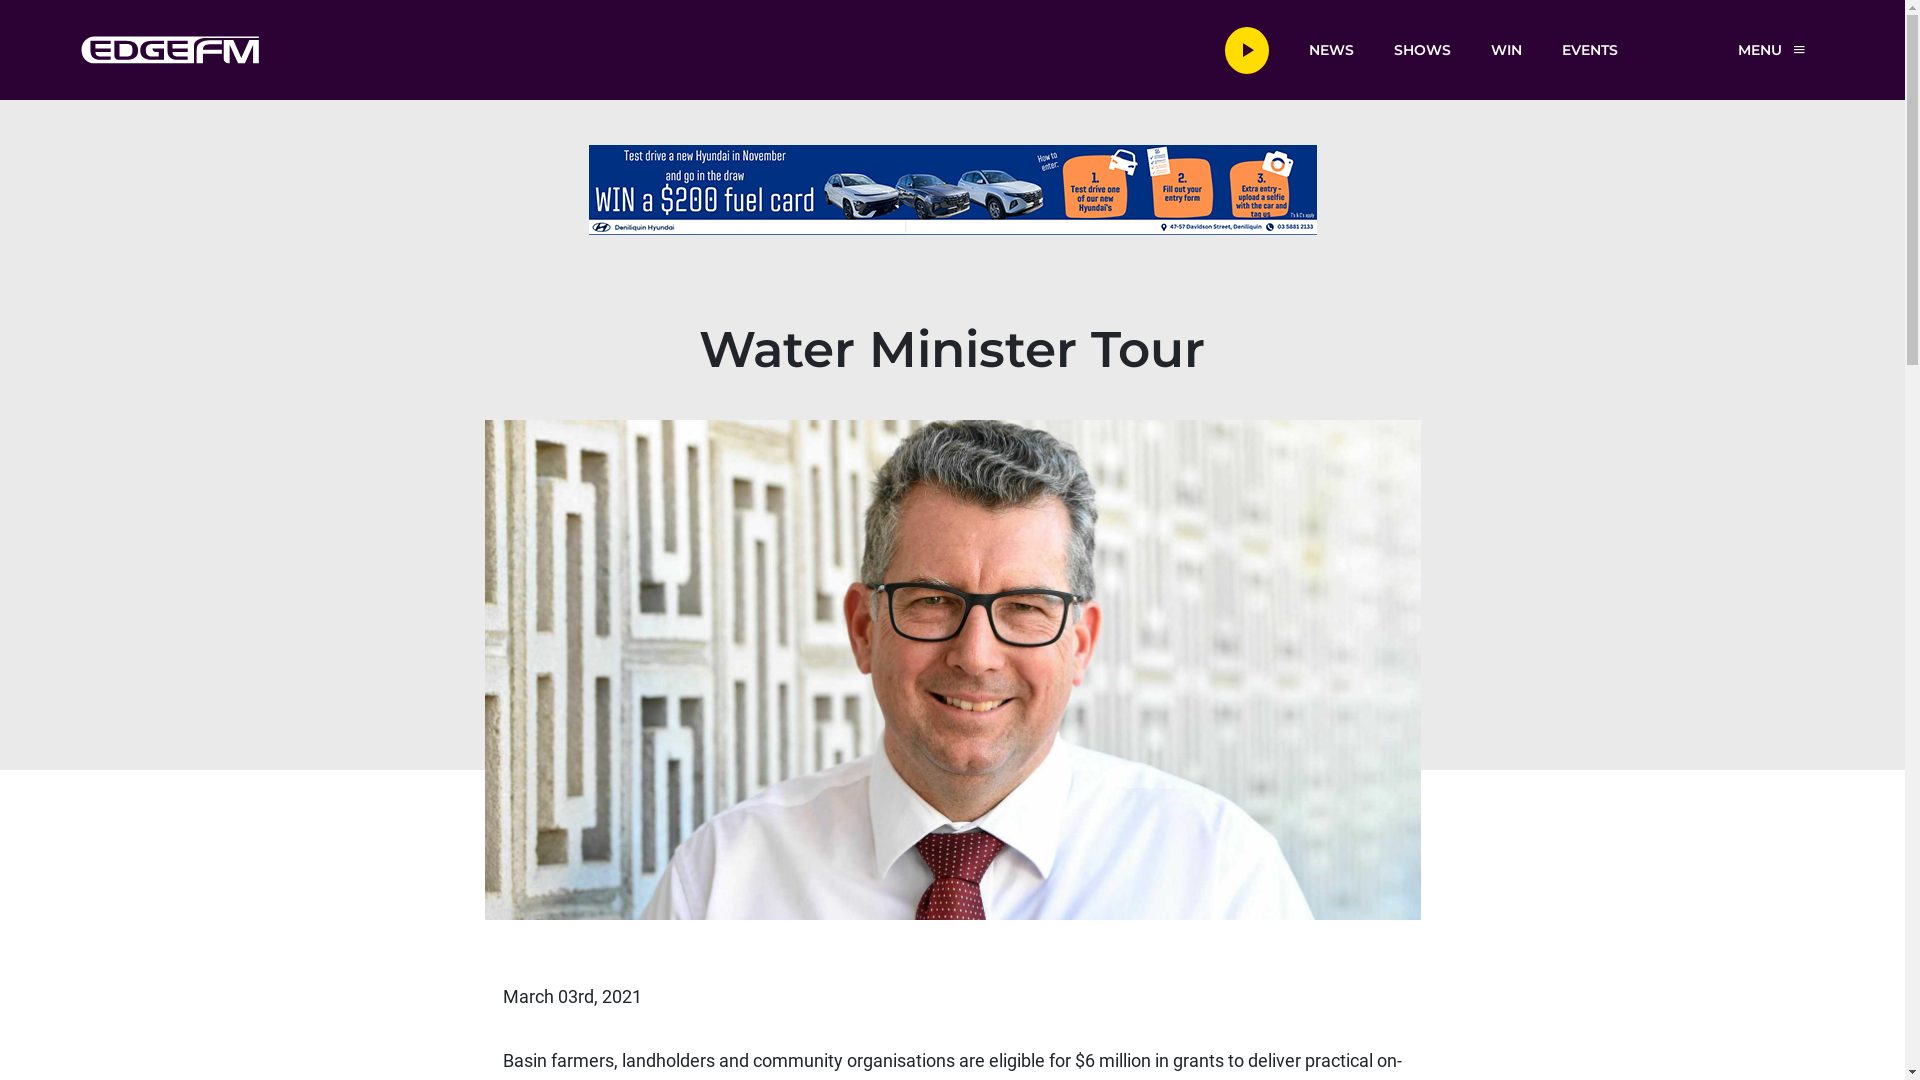 The image size is (1920, 1080). What do you see at coordinates (1421, 48) in the screenshot?
I see `'SHOWS'` at bounding box center [1421, 48].